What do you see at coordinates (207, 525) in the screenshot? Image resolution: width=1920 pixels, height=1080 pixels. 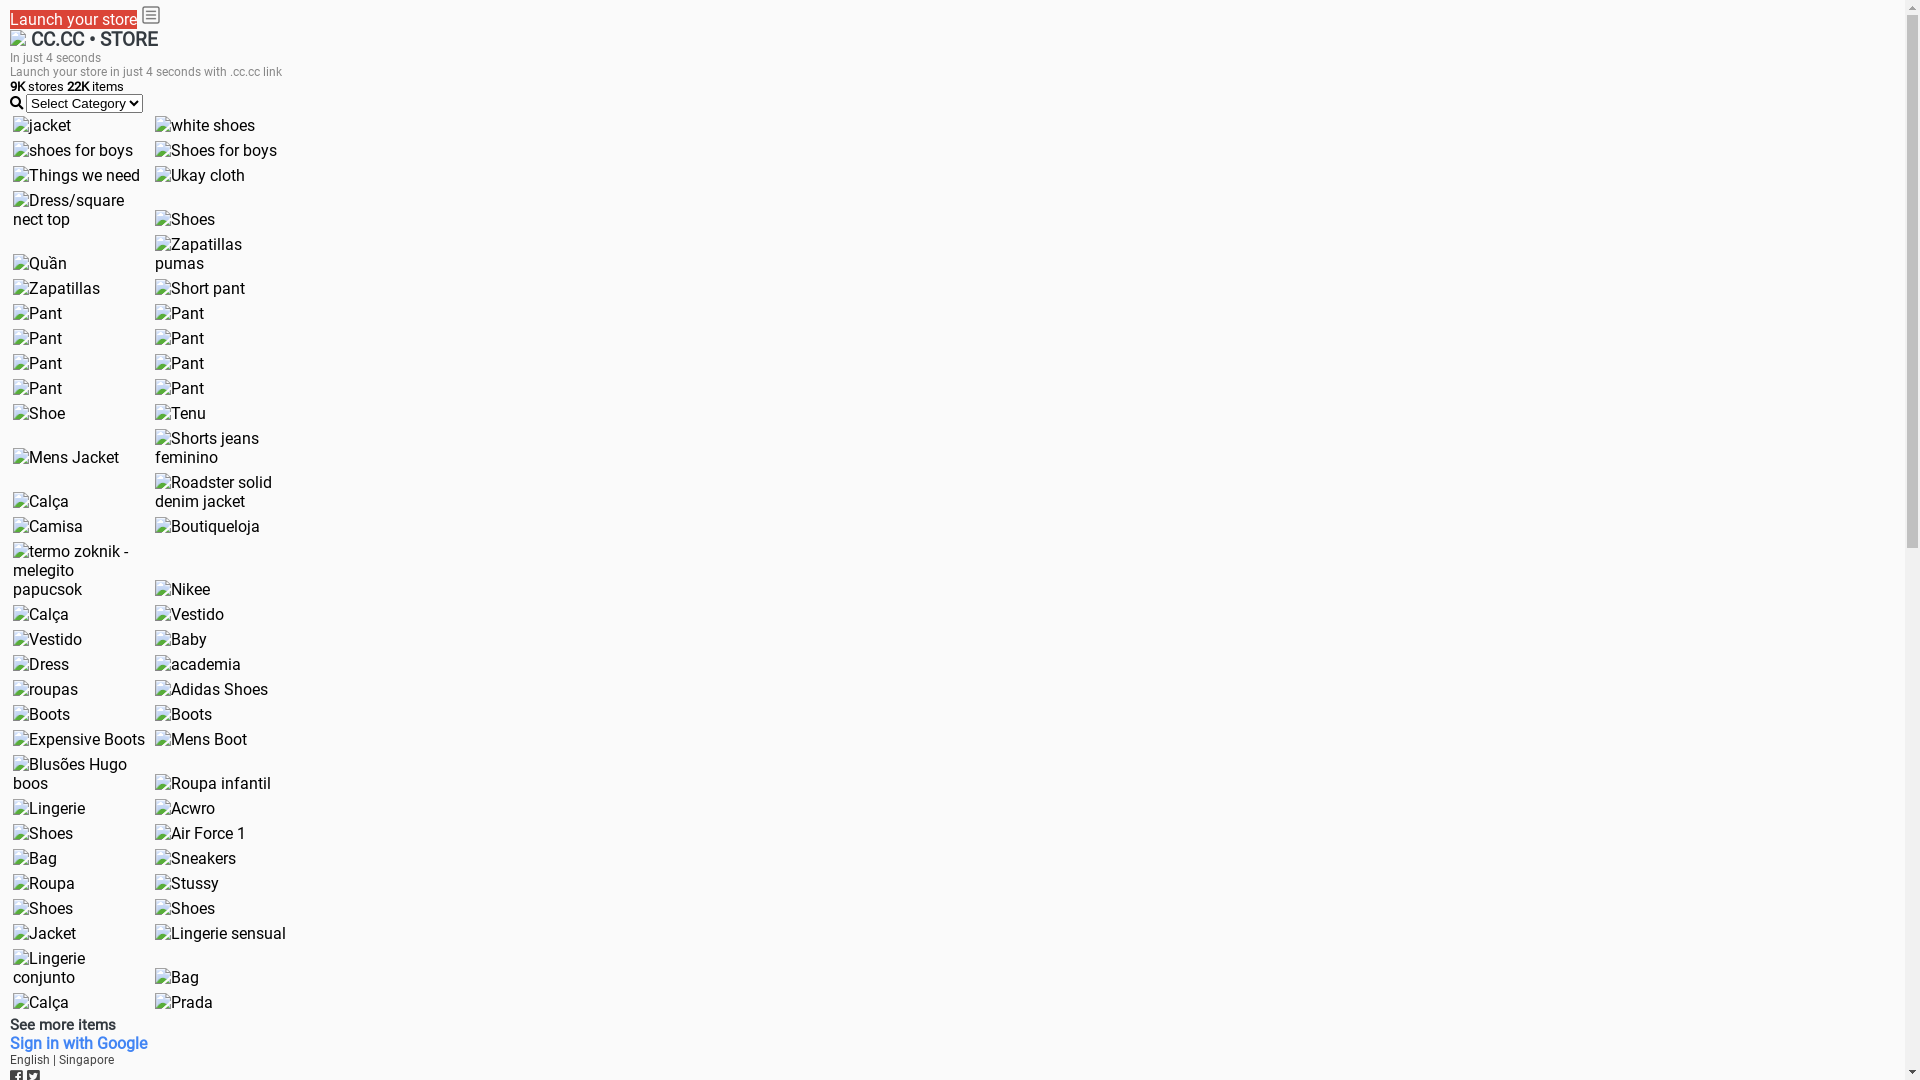 I see `'Boutiqueloja'` at bounding box center [207, 525].